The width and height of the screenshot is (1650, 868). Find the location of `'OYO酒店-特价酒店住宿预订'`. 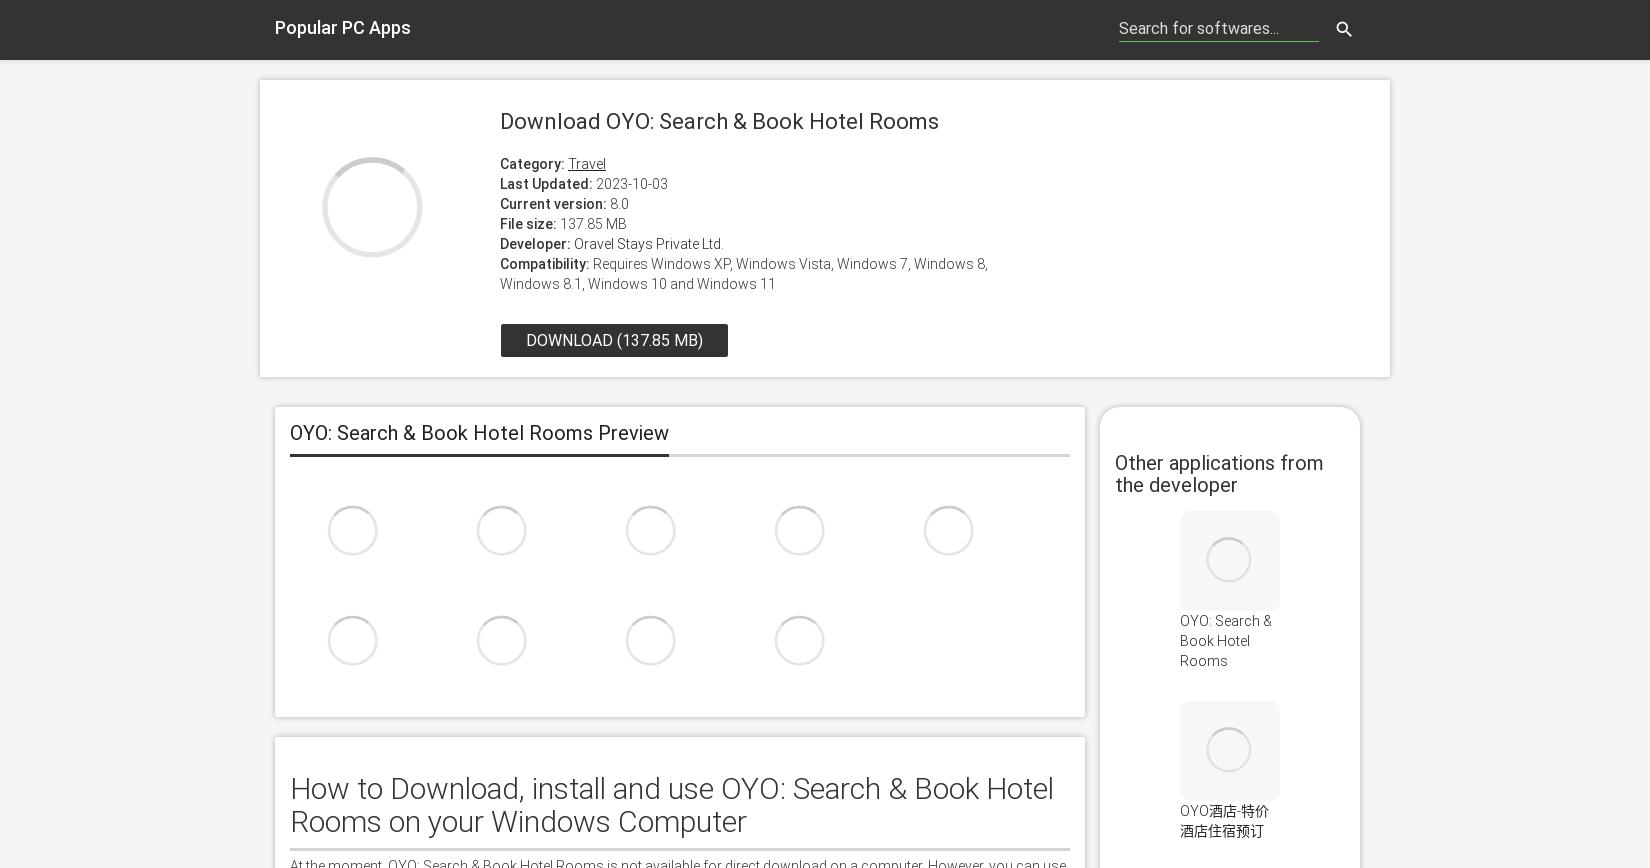

'OYO酒店-特价酒店住宿预订' is located at coordinates (1224, 821).